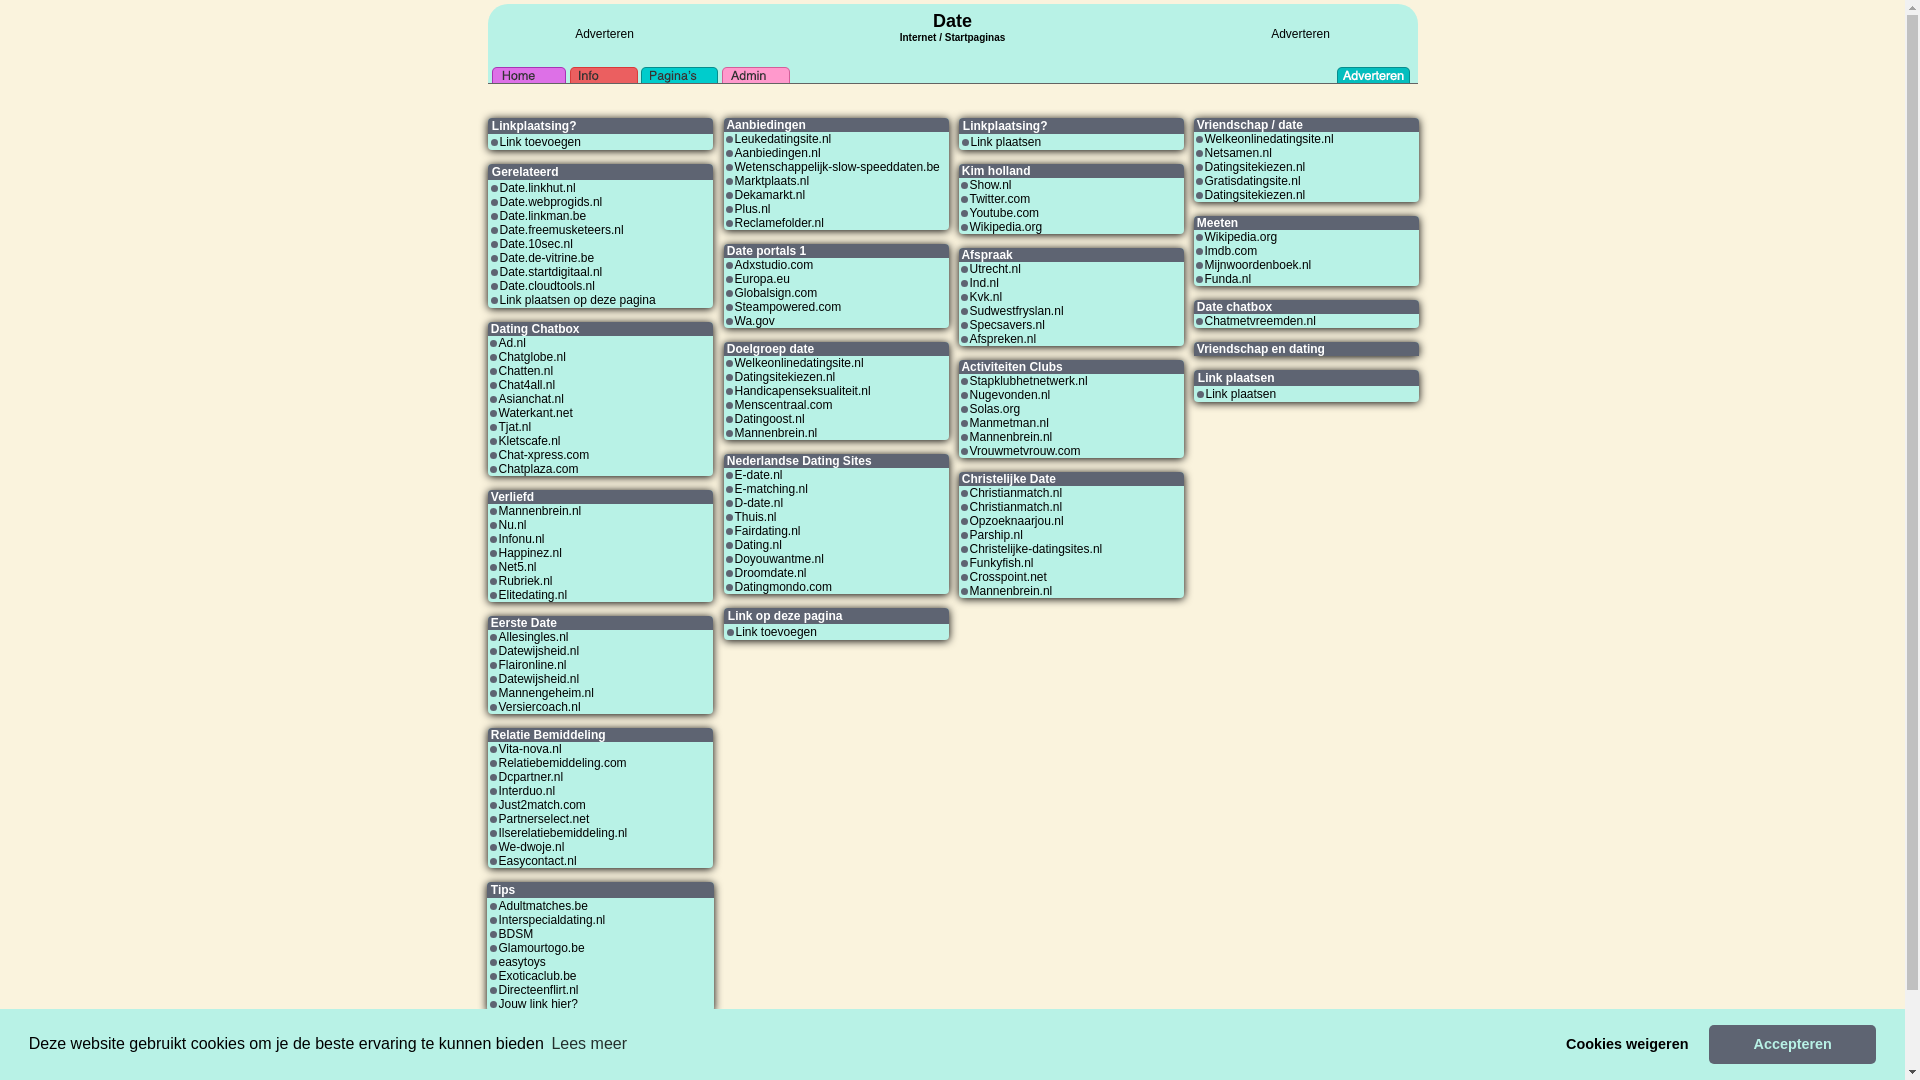  I want to click on 'Netsamen.nl', so click(1236, 152).